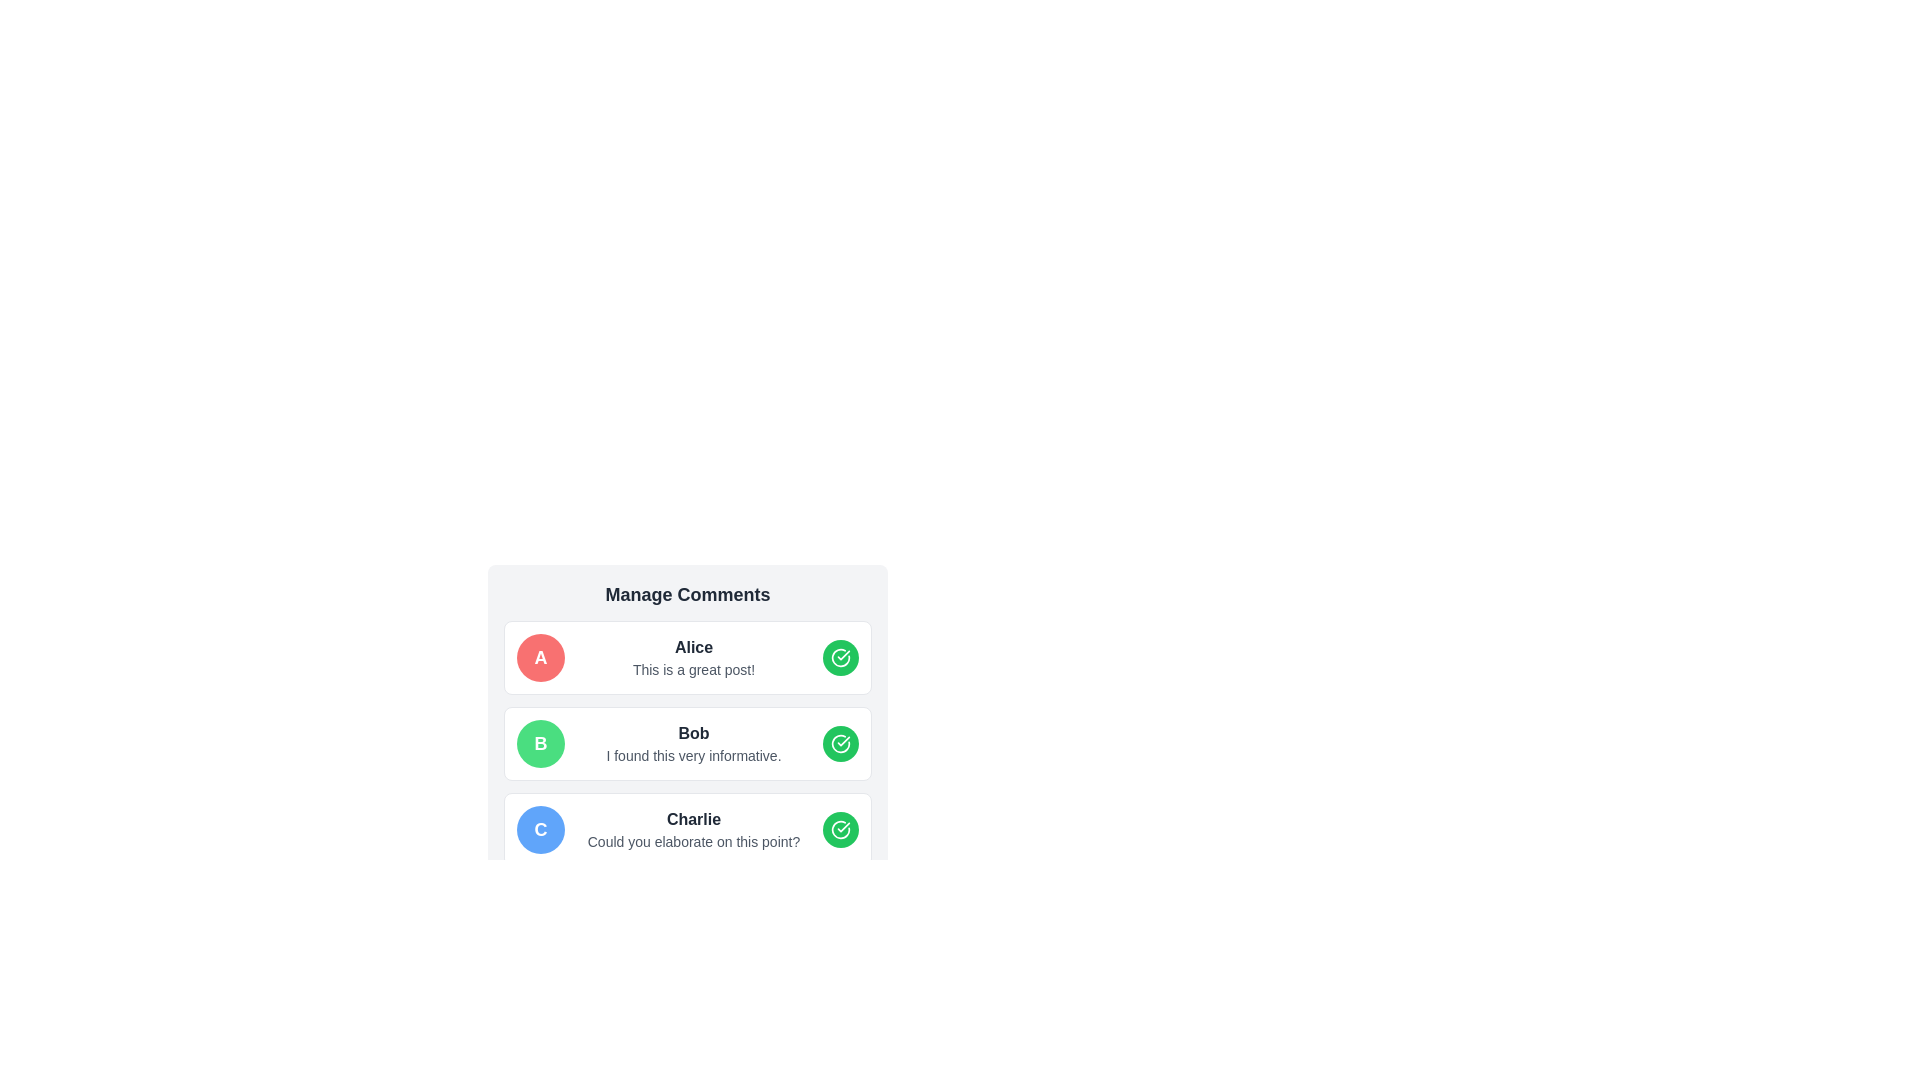 Image resolution: width=1920 pixels, height=1080 pixels. I want to click on the confirmation button located to the right of the comment text labeled 'Bob' in the 'Manage Comments' interface, so click(840, 744).